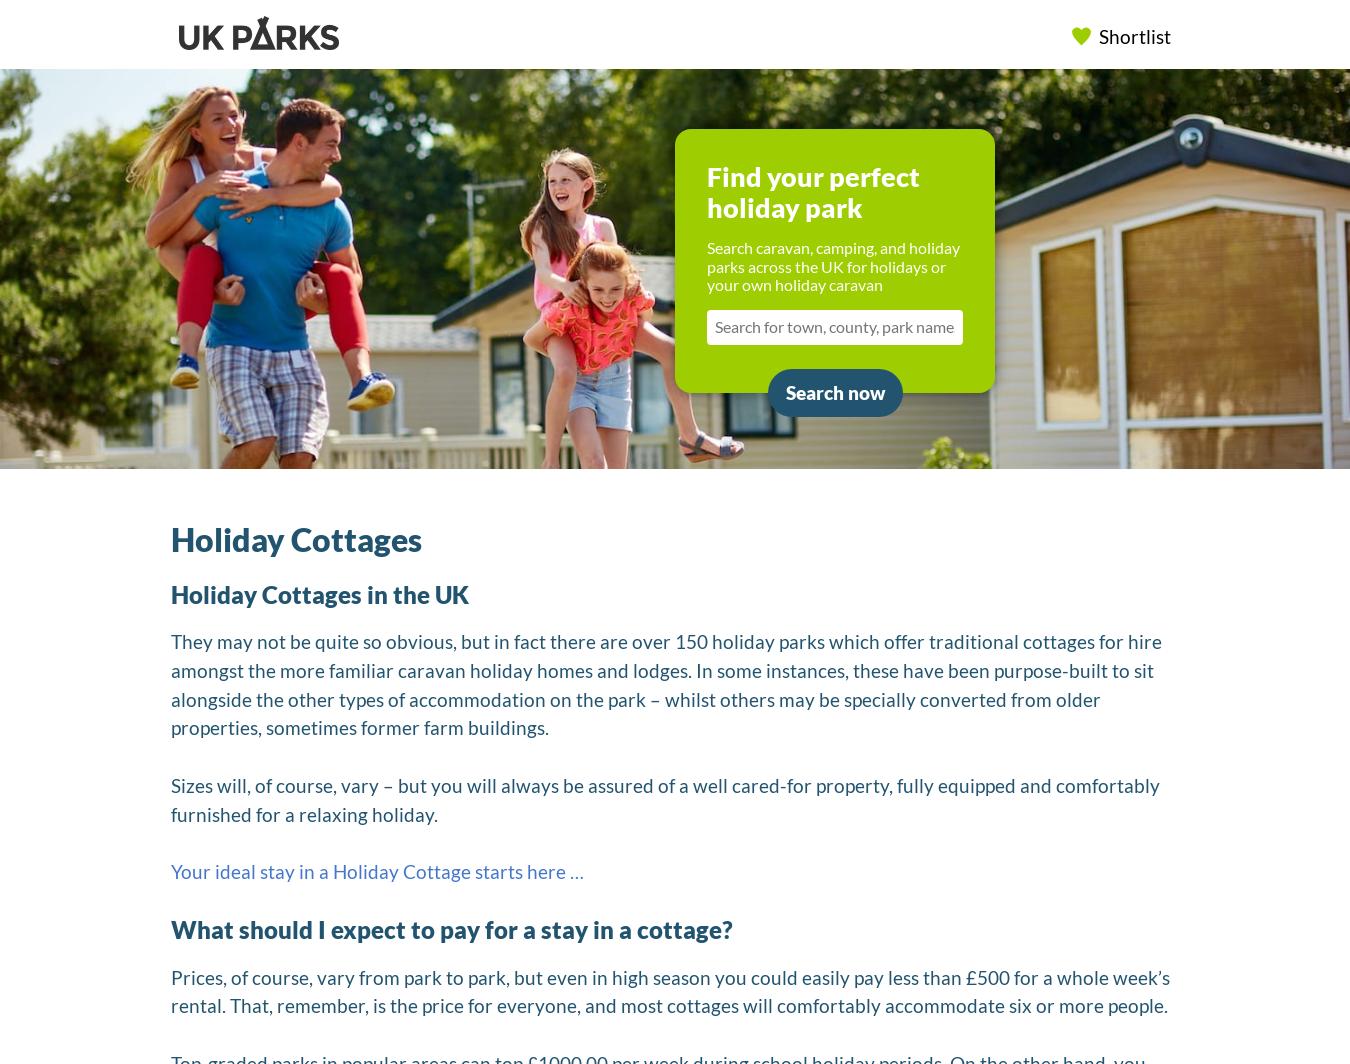 The height and width of the screenshot is (1064, 1350). What do you see at coordinates (666, 684) in the screenshot?
I see `'They may not be quite so obvious, but in fact there are over 150 holiday parks which offer traditional cottages for hire amongst the more familiar caravan holiday homes and lodges. In some instances, these have been purpose-built to sit alongside the other types of accommodation on the park – whilst others may be specially converted from older properties, sometimes former farm buildings.'` at bounding box center [666, 684].